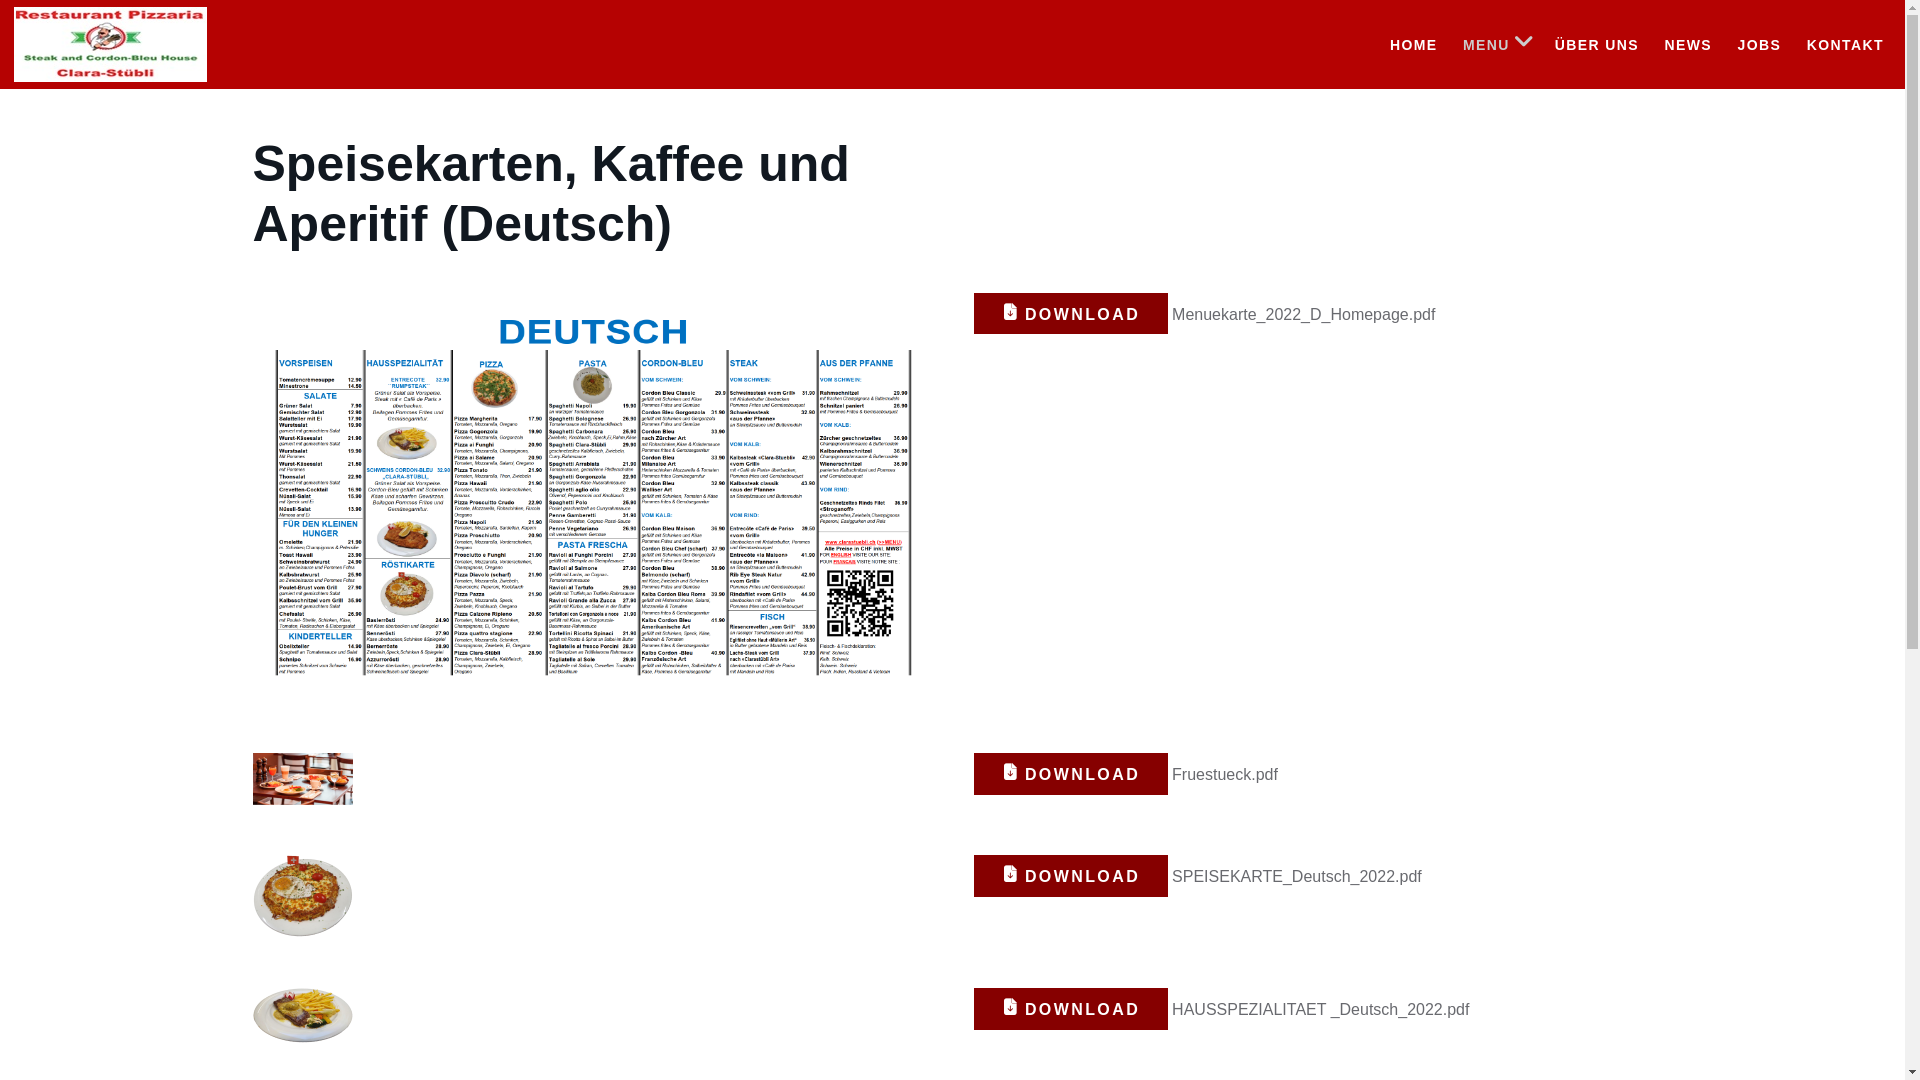 The image size is (1920, 1080). Describe the element at coordinates (1683, 43) in the screenshot. I see `'NEWS'` at that location.